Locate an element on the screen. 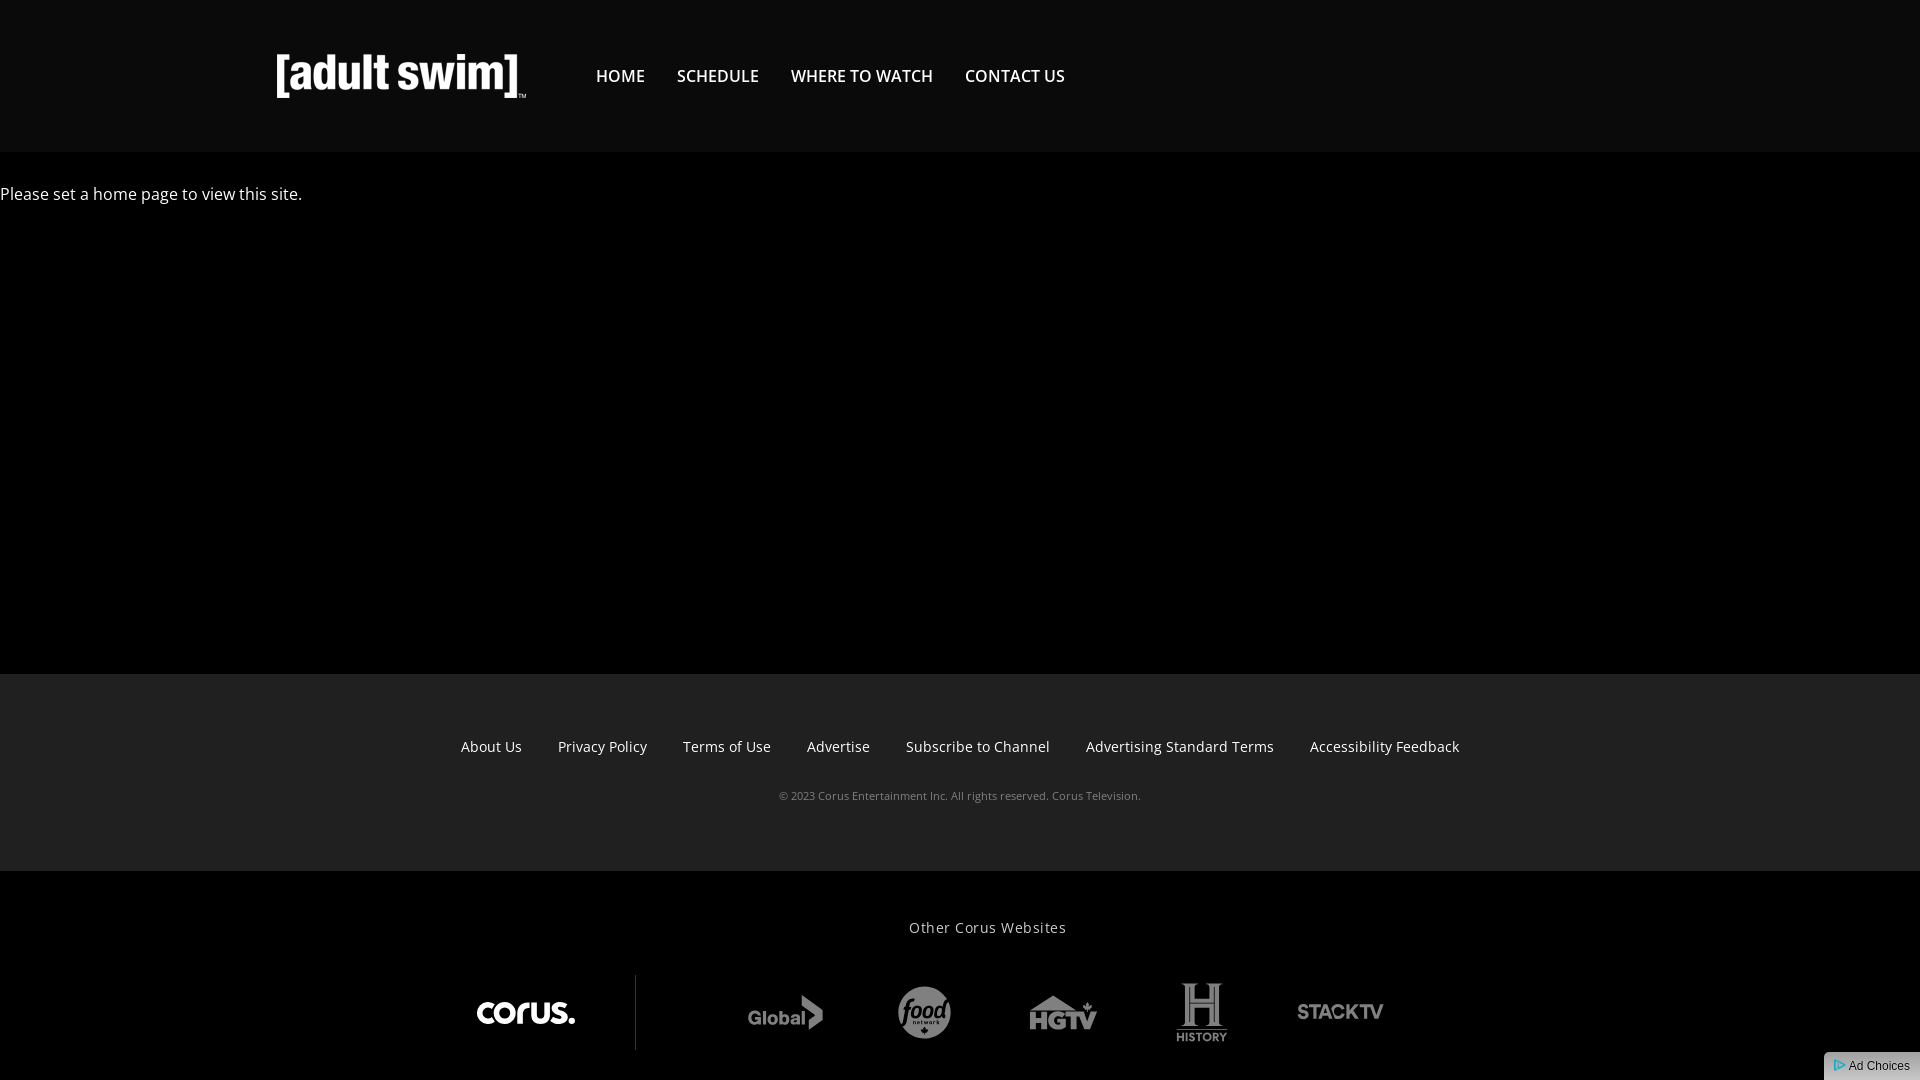  'Food Network' is located at coordinates (873, 1012).